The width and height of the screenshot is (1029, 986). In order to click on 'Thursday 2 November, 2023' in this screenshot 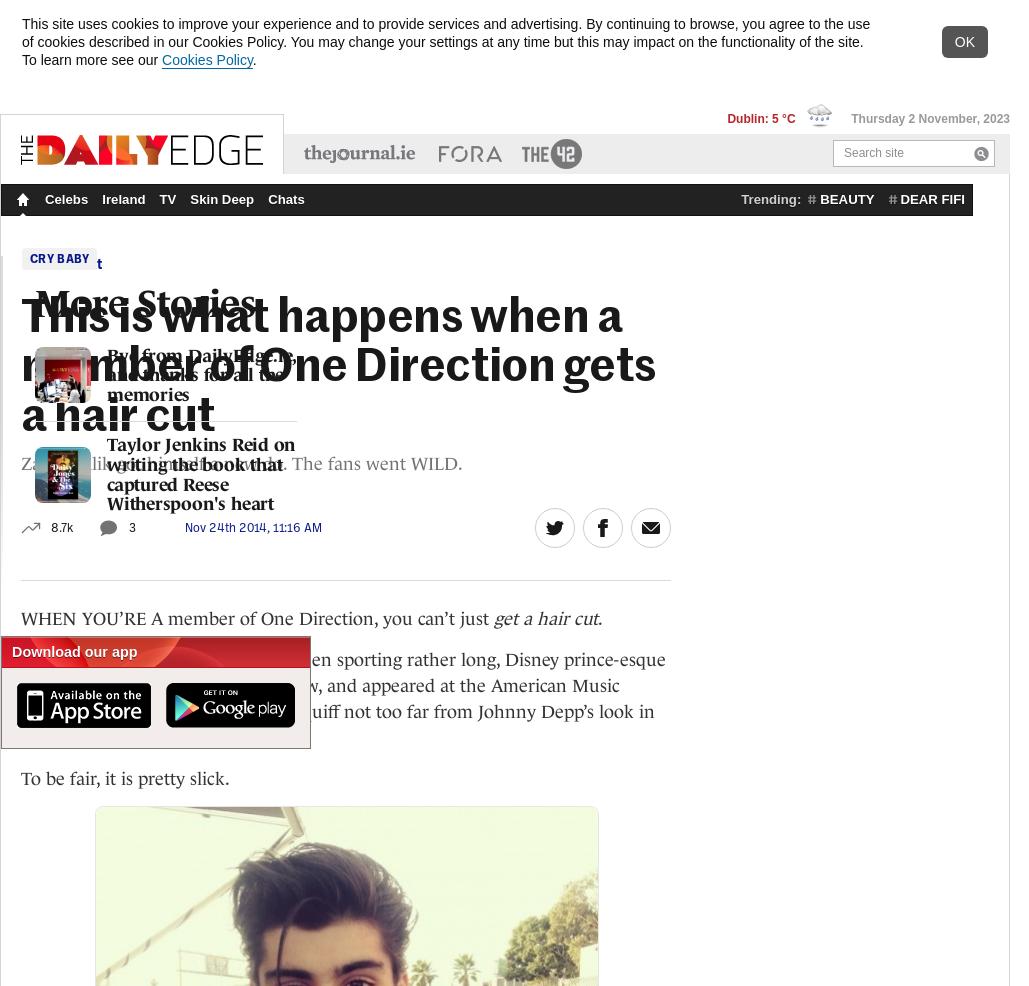, I will do `click(930, 119)`.